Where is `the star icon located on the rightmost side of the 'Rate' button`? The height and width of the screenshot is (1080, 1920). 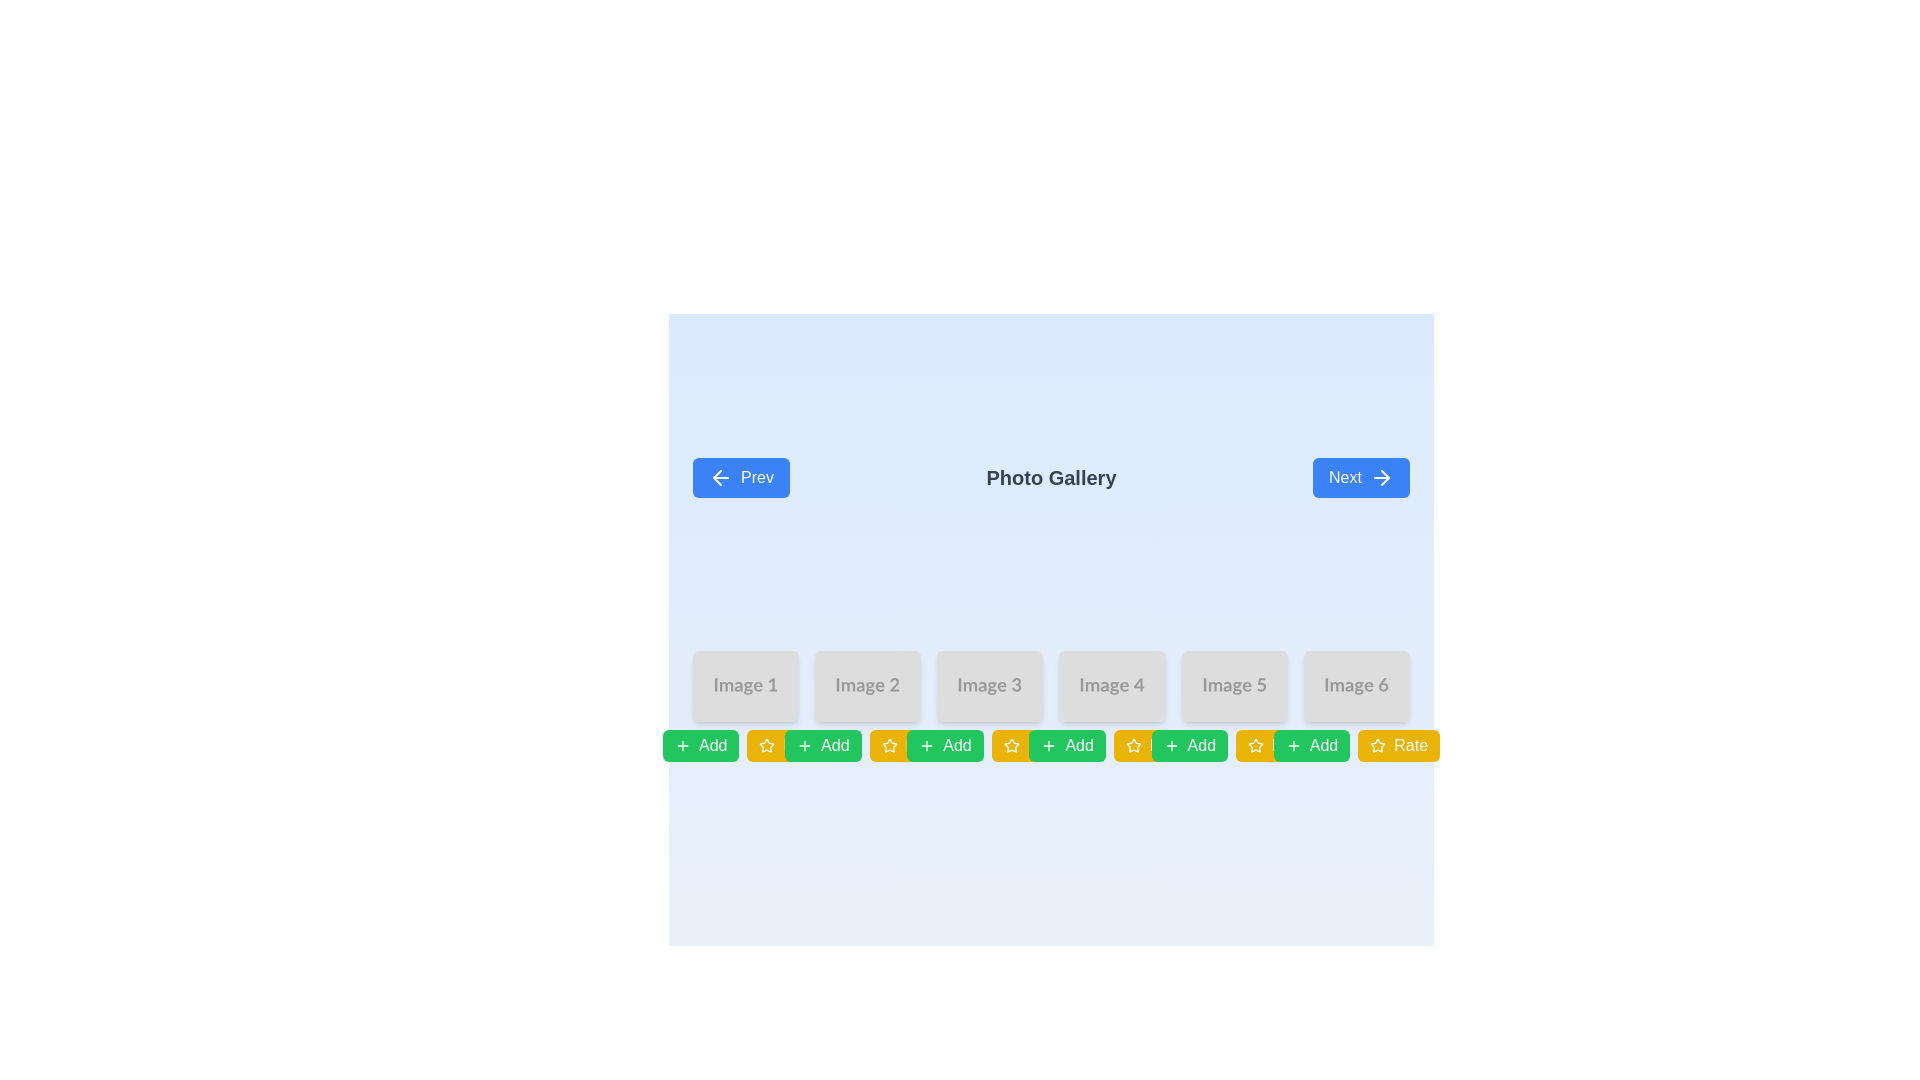
the star icon located on the rightmost side of the 'Rate' button is located at coordinates (888, 745).